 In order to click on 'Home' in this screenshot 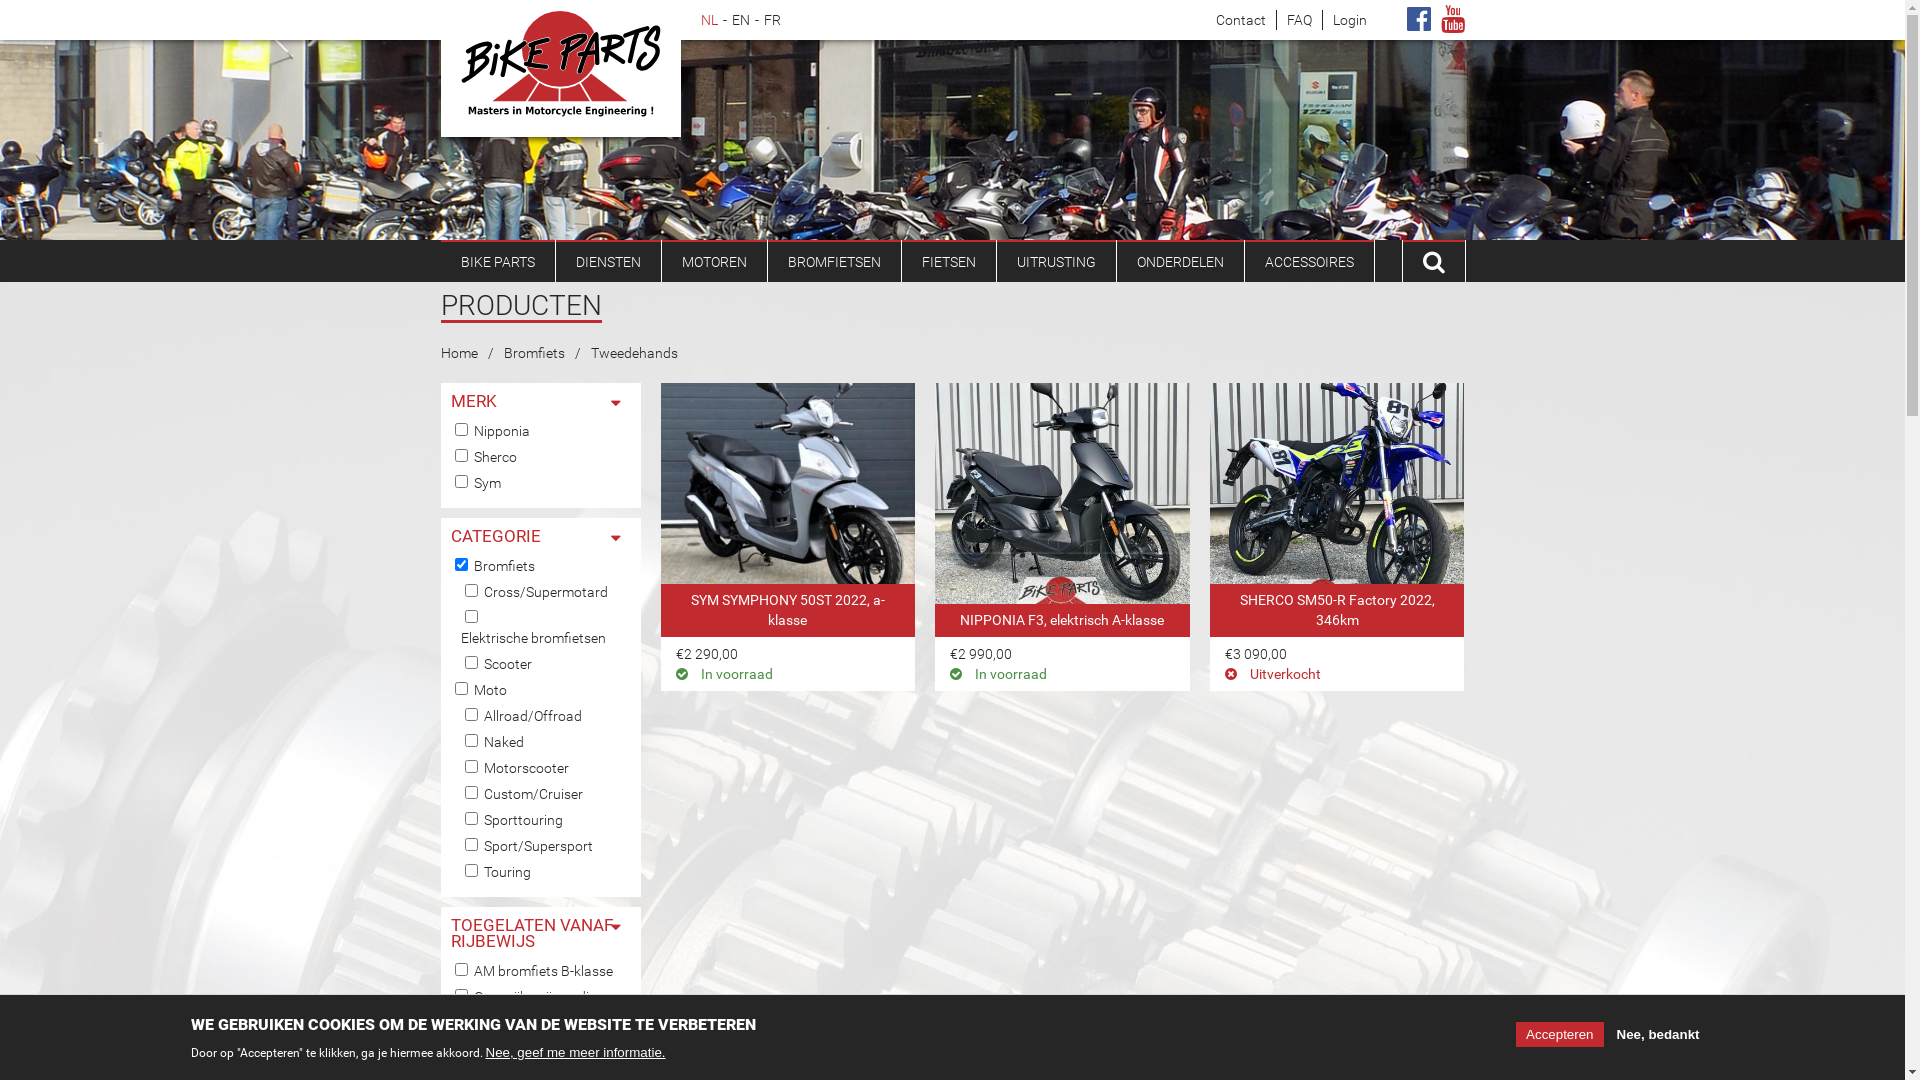, I will do `click(439, 352)`.